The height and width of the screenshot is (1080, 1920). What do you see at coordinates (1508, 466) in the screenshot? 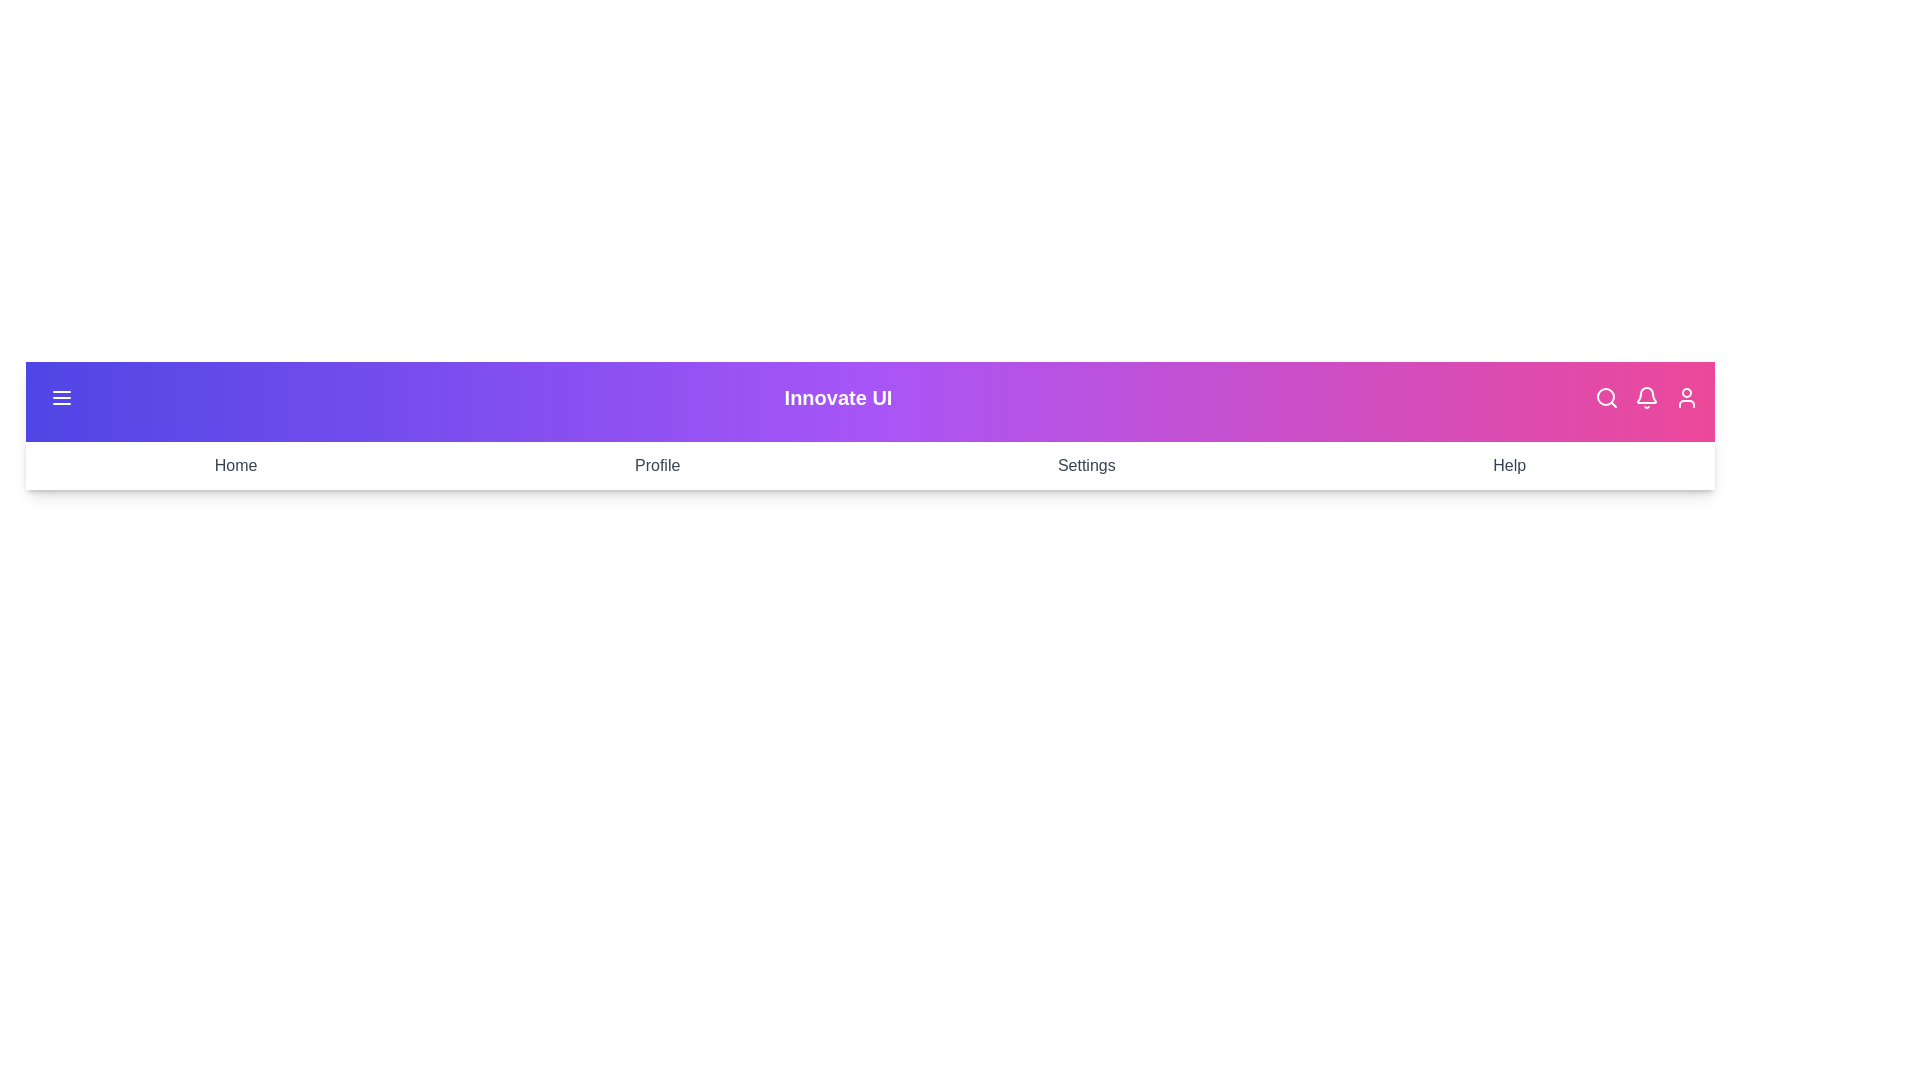
I see `the menu item labeled Help to navigate to the corresponding section` at bounding box center [1508, 466].